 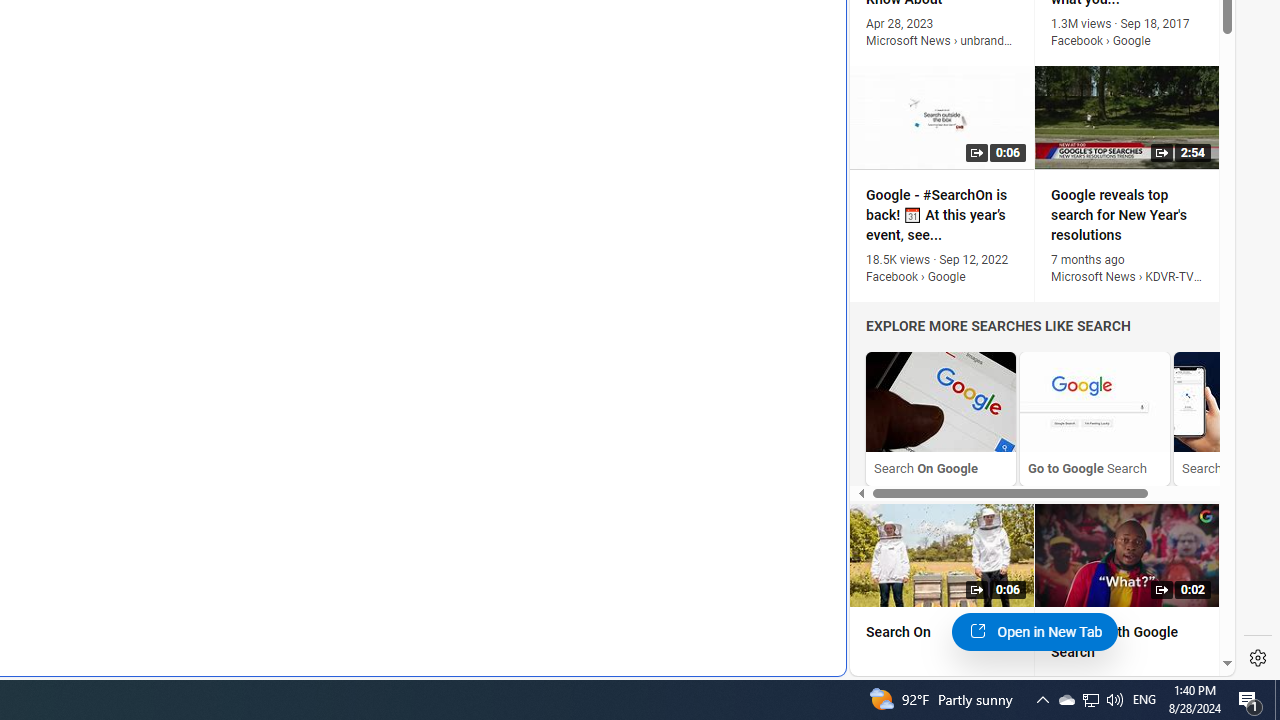 What do you see at coordinates (940, 401) in the screenshot?
I see `'Search On Google'` at bounding box center [940, 401].